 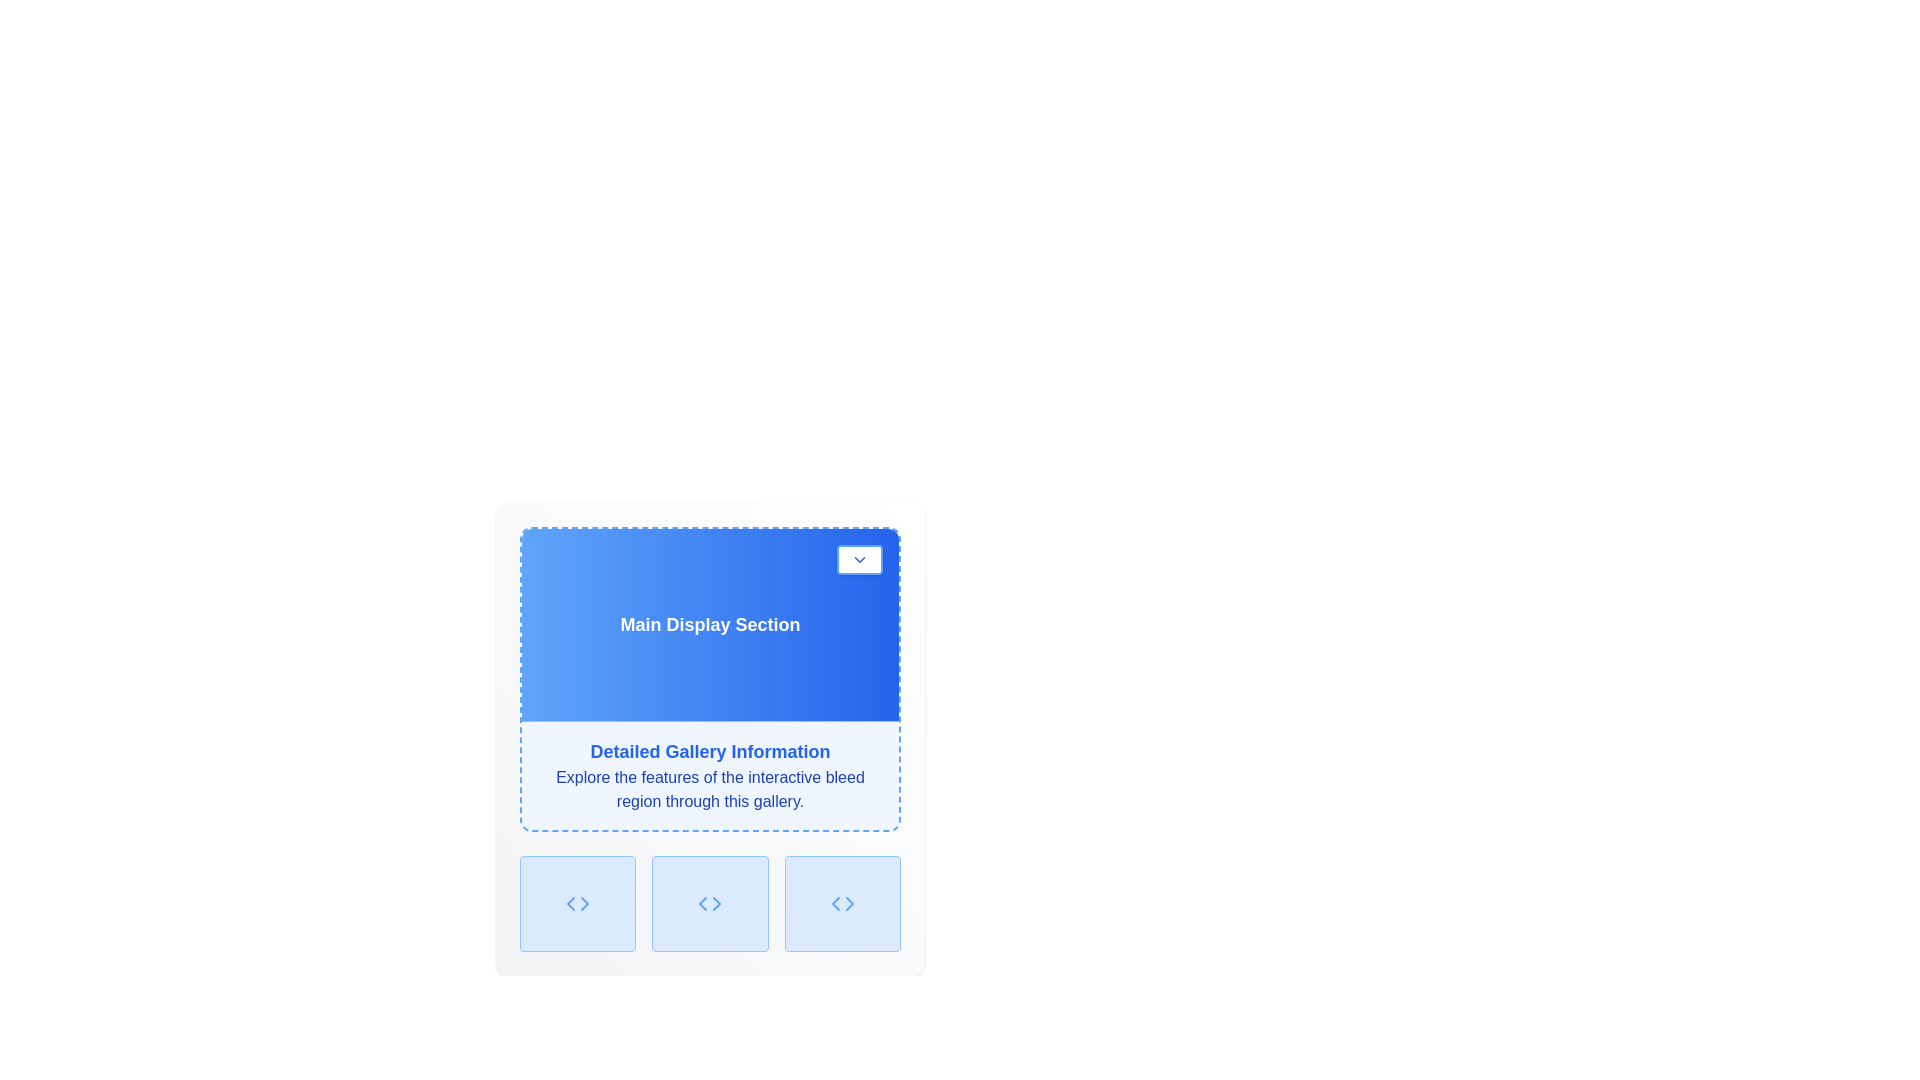 I want to click on the rightward triangle of the chevron-shaped icon located at the bottom left of the layout, beneath the 'Detailed Gallery Information' section, to navigate or perform an action, so click(x=584, y=903).